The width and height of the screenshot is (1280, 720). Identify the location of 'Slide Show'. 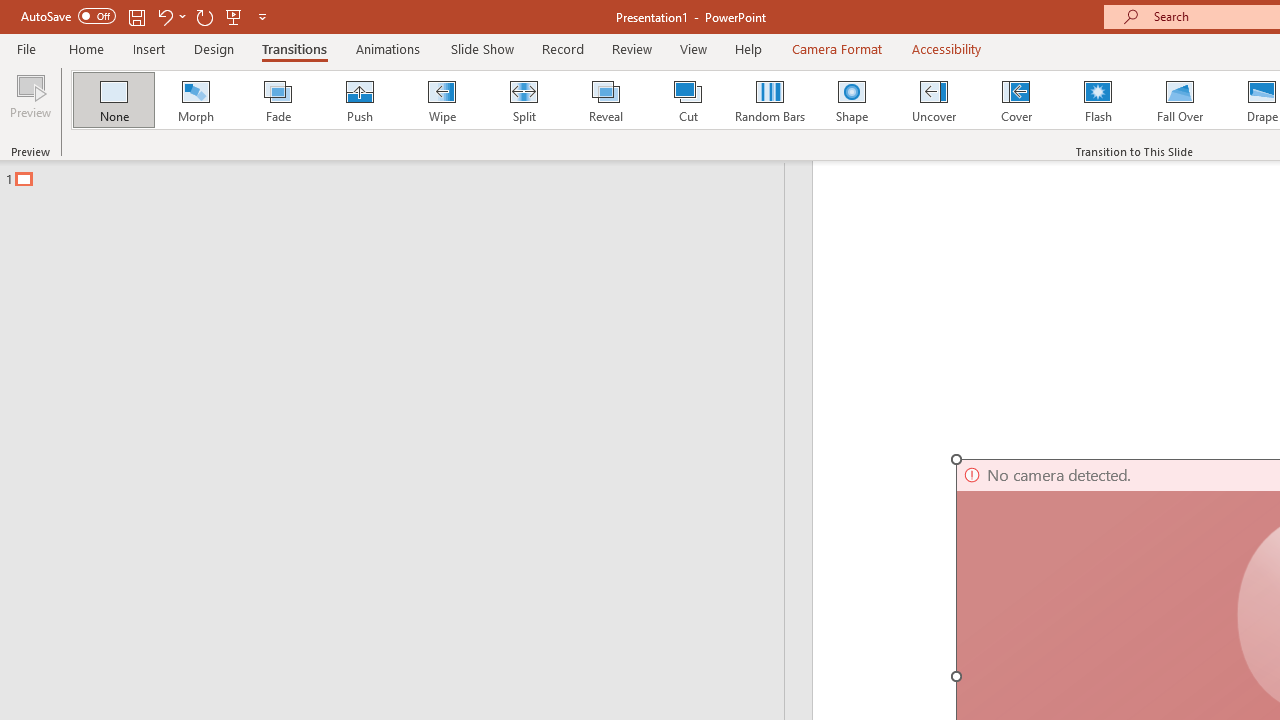
(481, 48).